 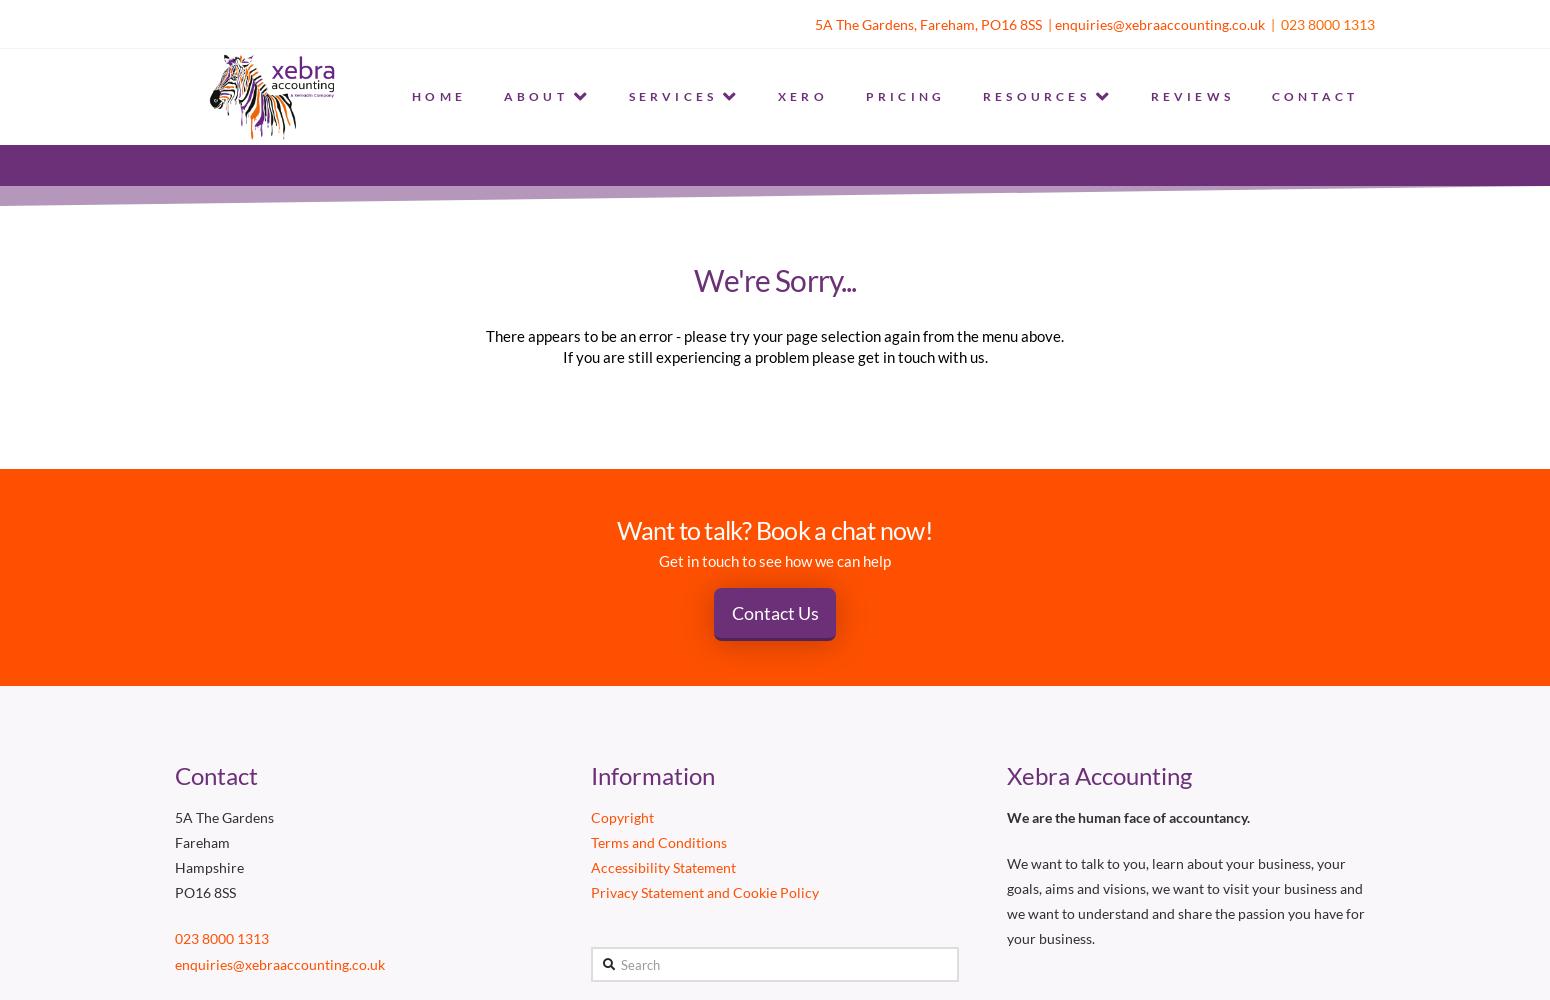 What do you see at coordinates (667, 188) in the screenshot?
I see `'ACCOUNTING'` at bounding box center [667, 188].